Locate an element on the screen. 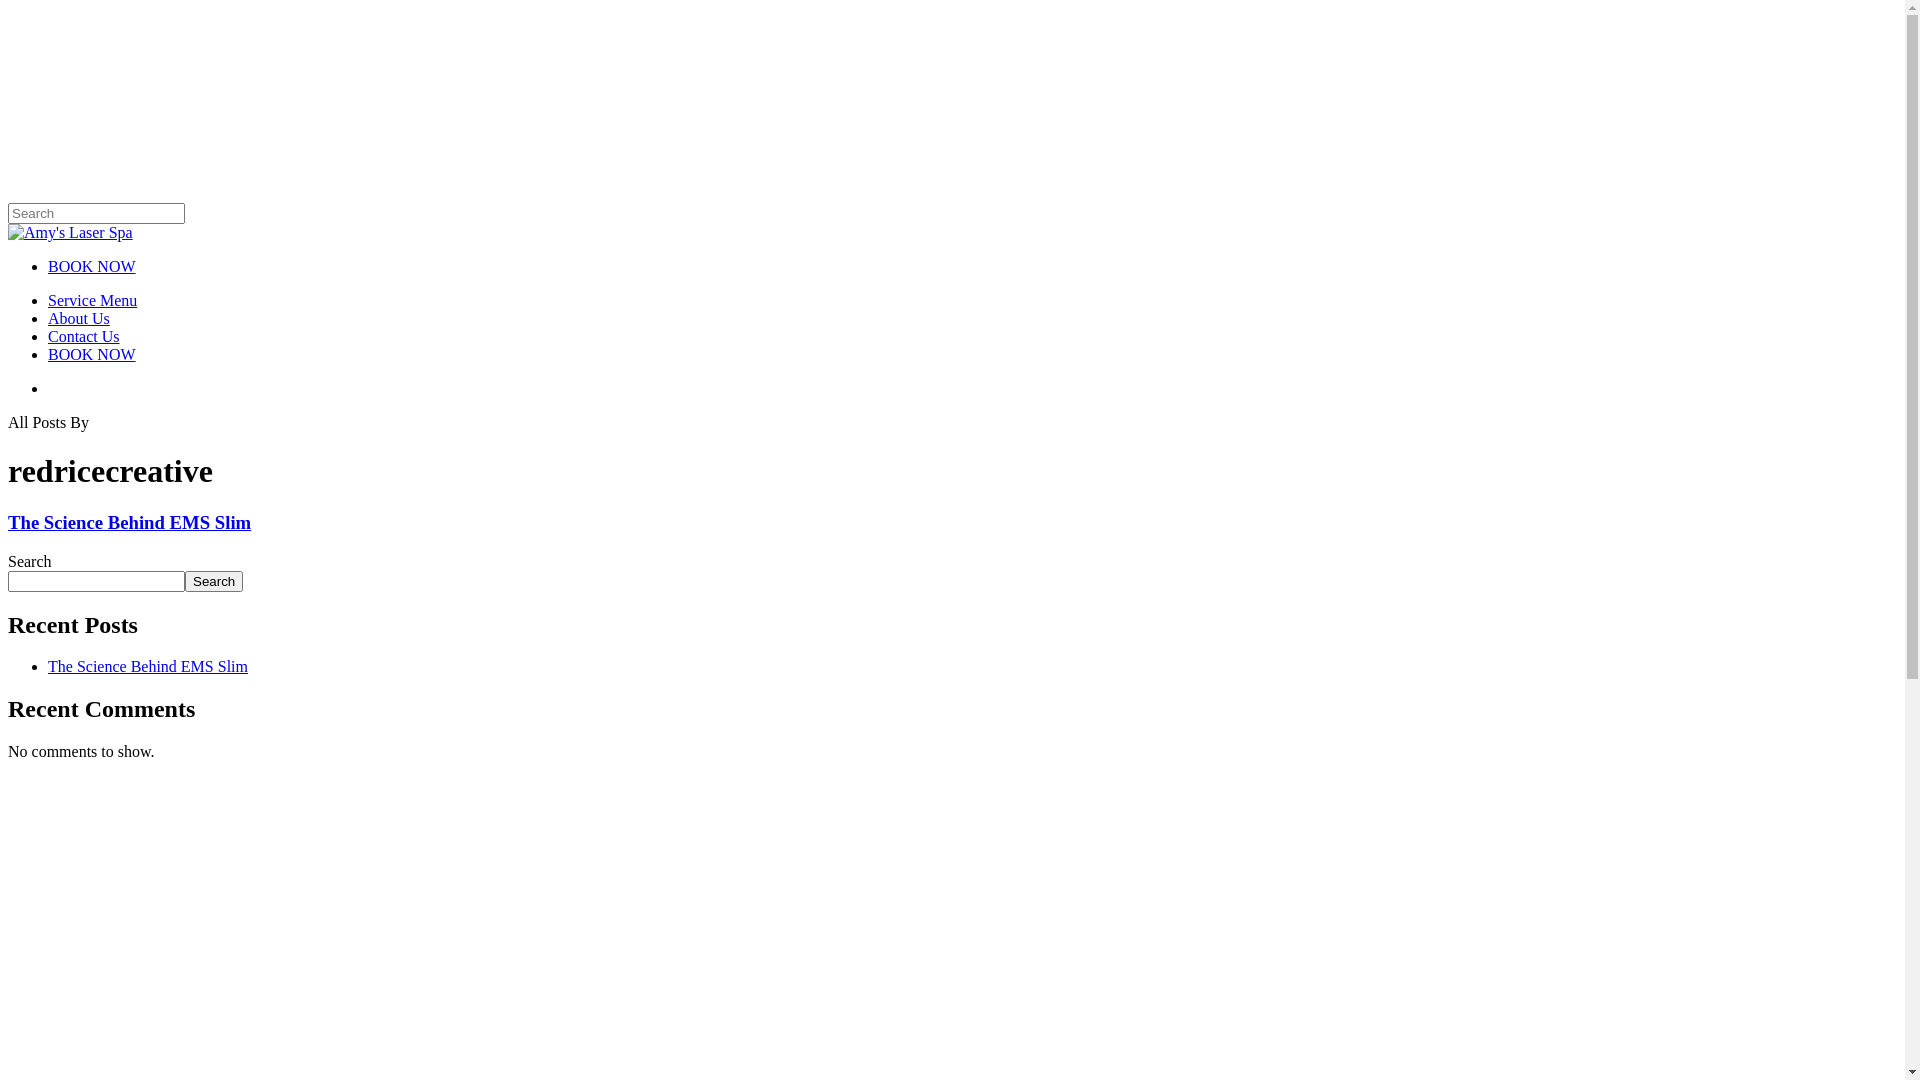 The image size is (1920, 1080). 'About Us' is located at coordinates (78, 317).